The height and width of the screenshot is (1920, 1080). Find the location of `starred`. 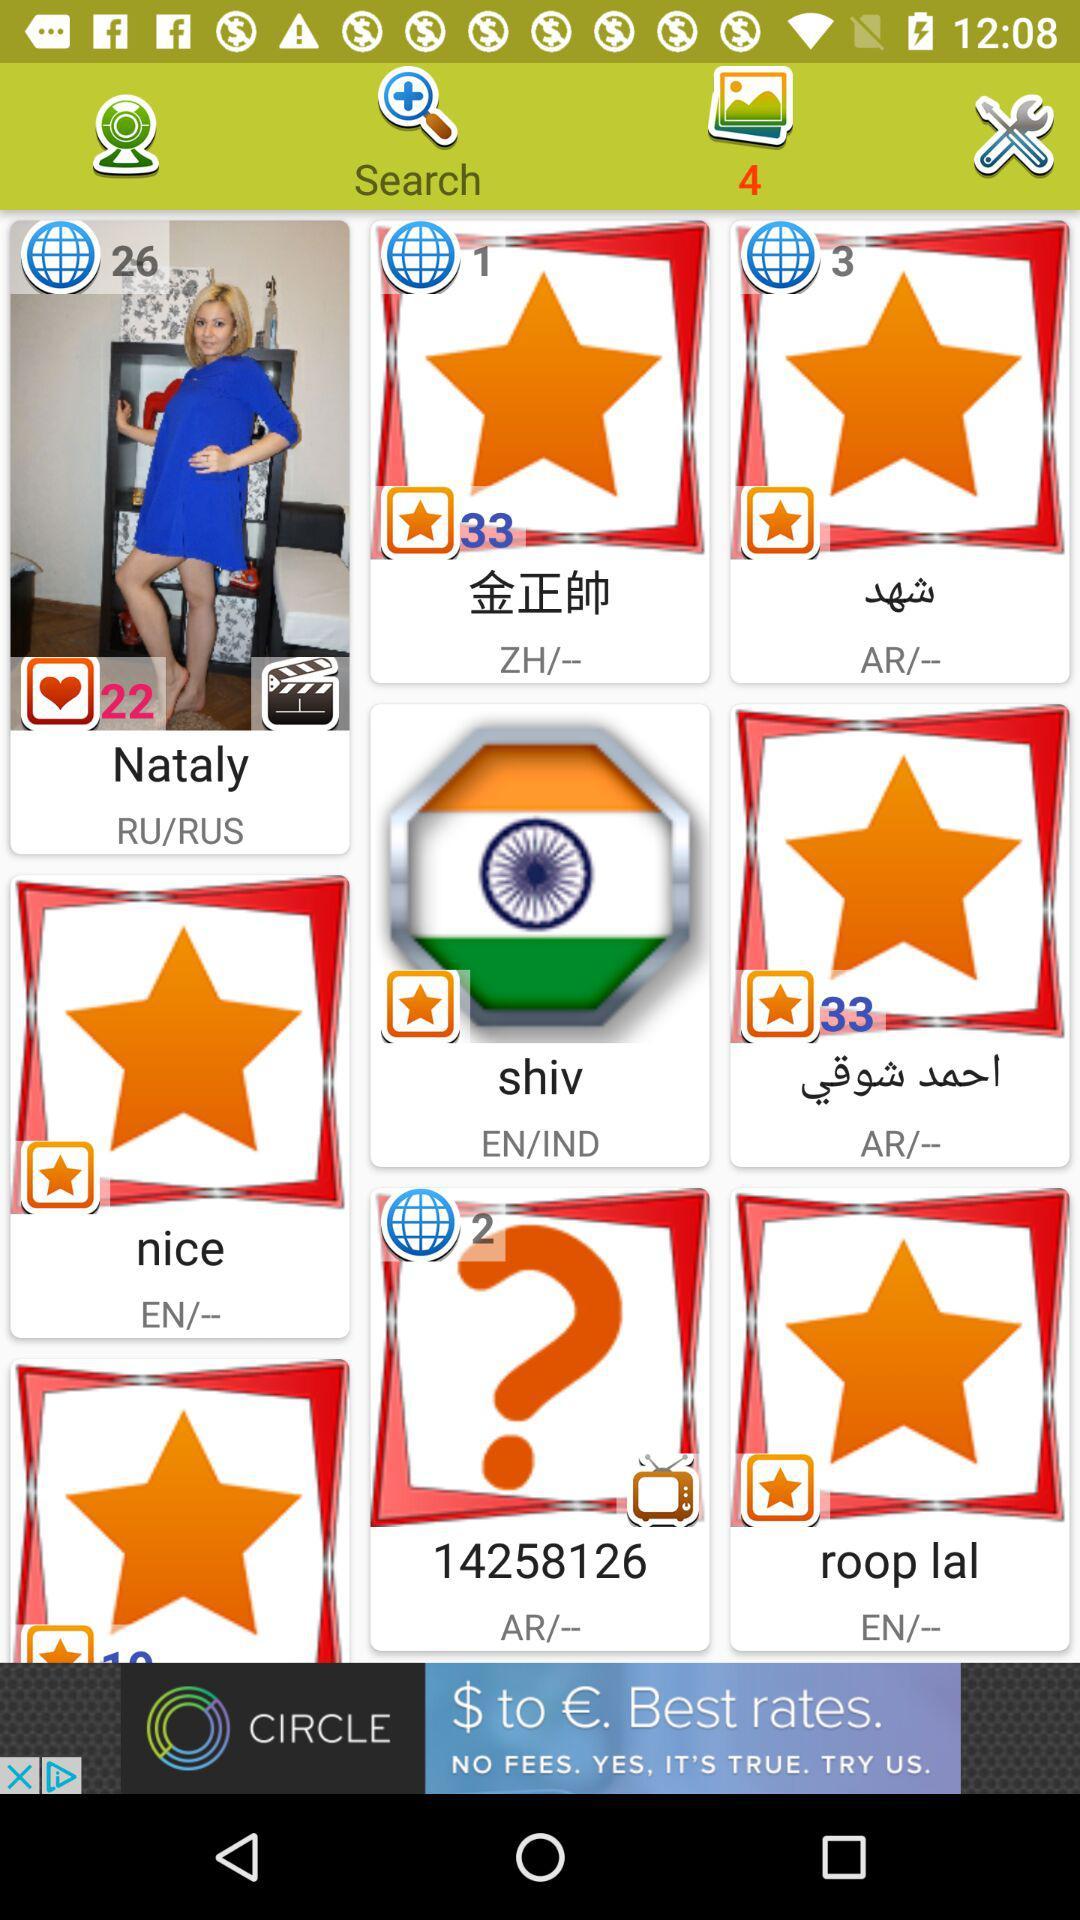

starred is located at coordinates (898, 873).